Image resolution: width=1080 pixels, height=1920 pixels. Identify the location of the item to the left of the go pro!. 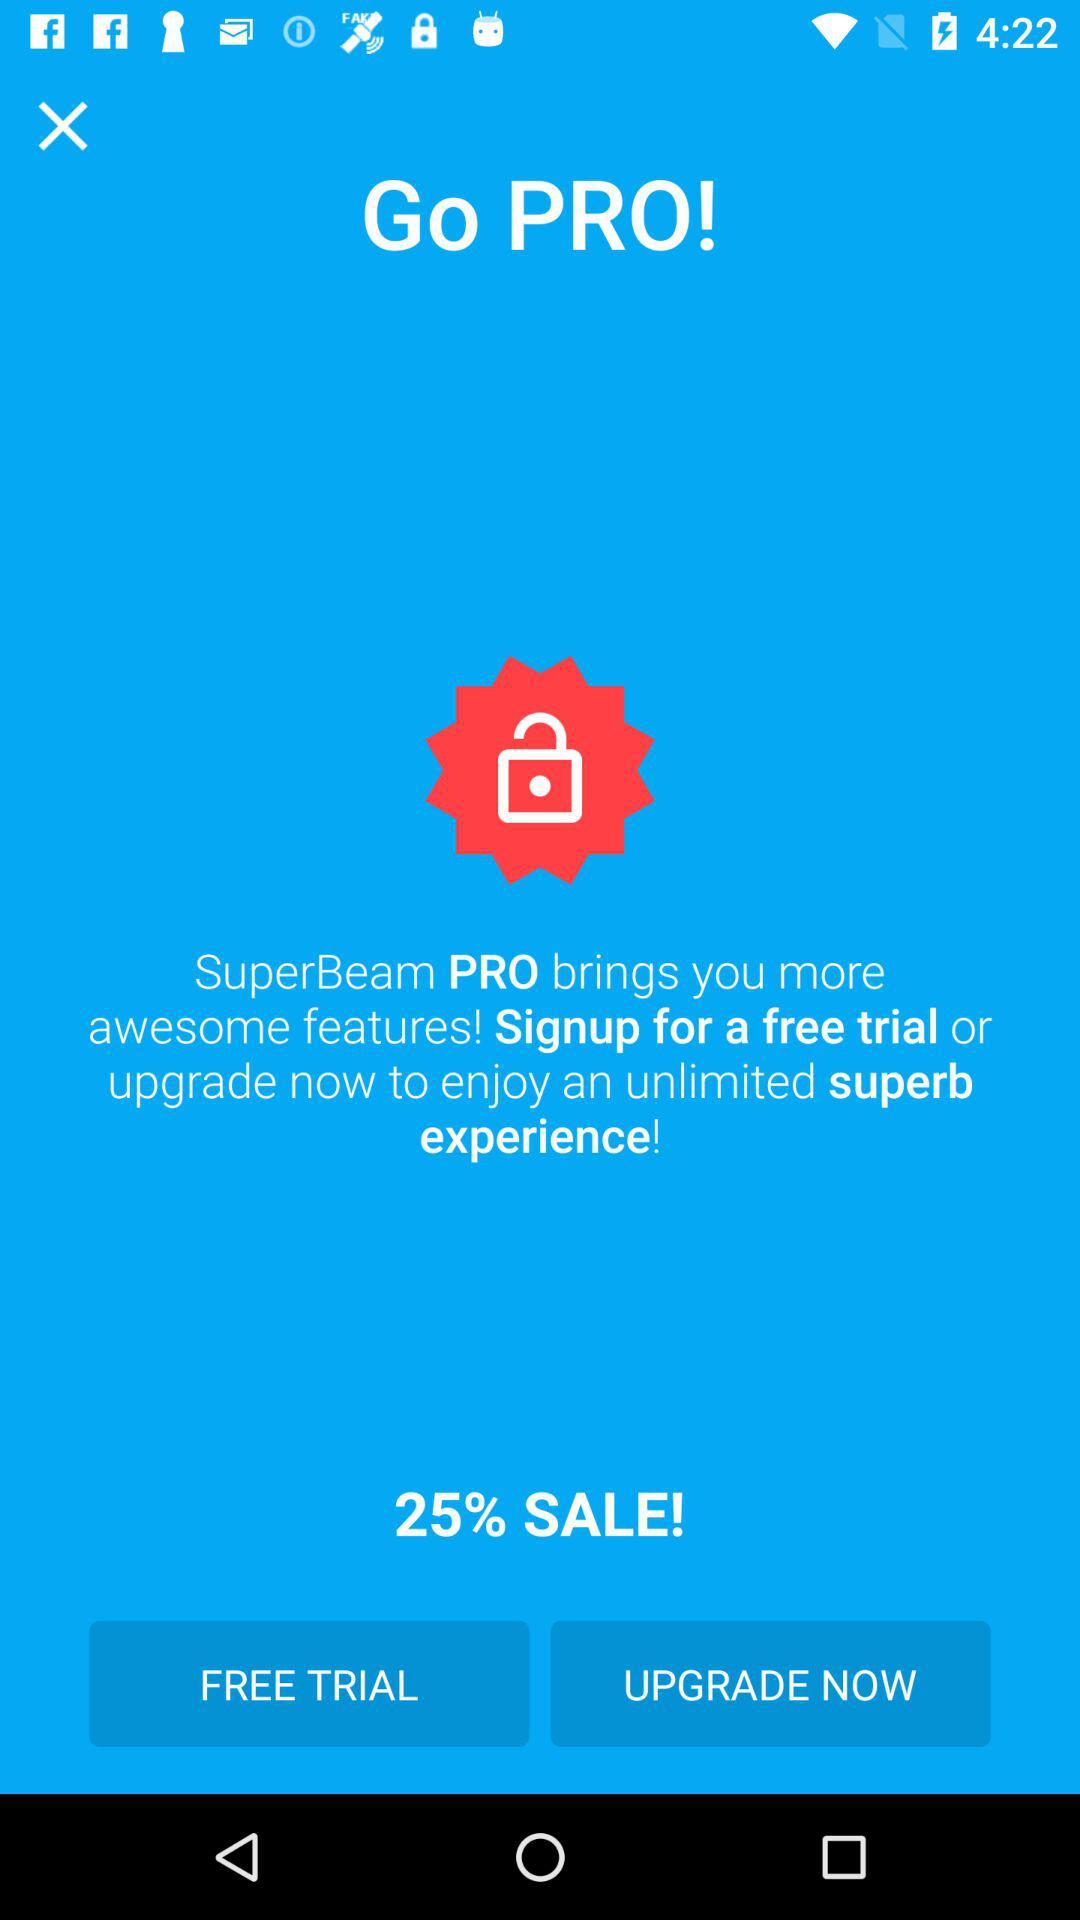
(61, 124).